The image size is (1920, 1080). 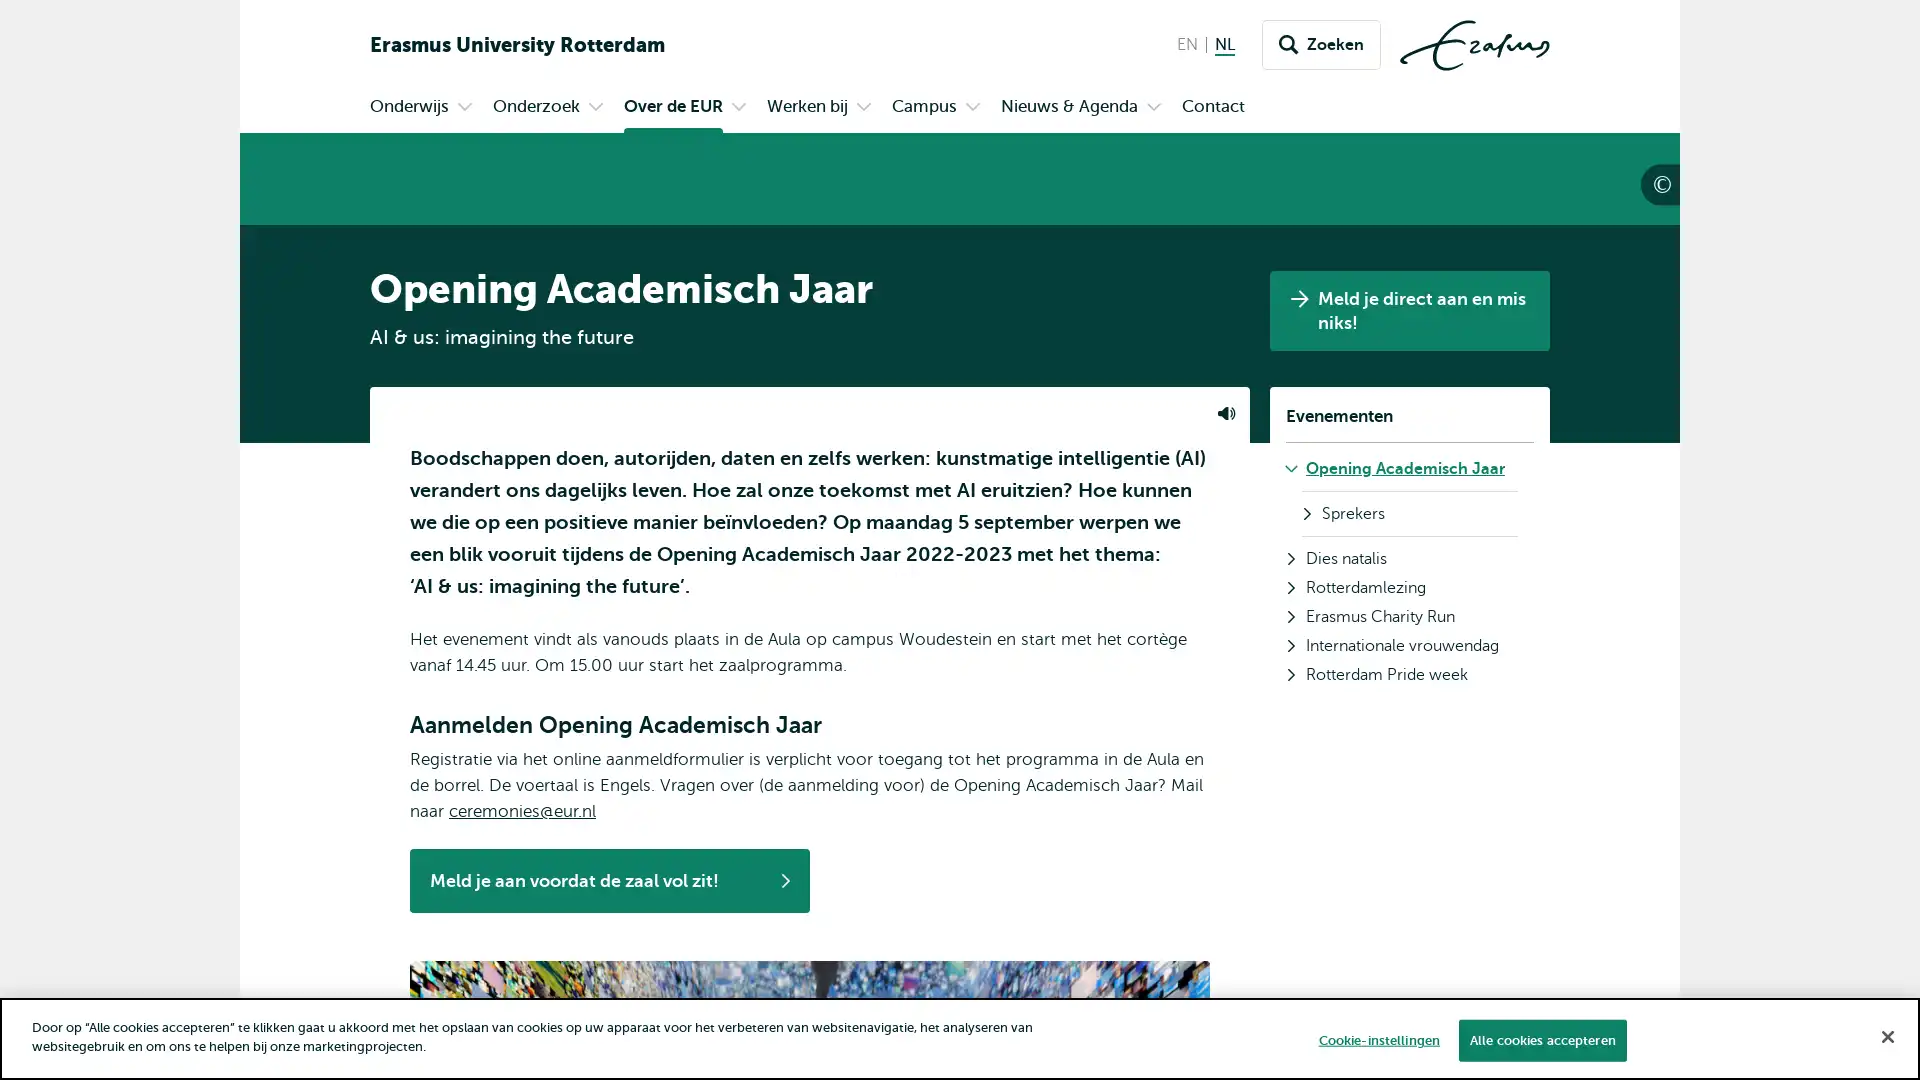 I want to click on Alle cookies accepteren, so click(x=1540, y=1039).